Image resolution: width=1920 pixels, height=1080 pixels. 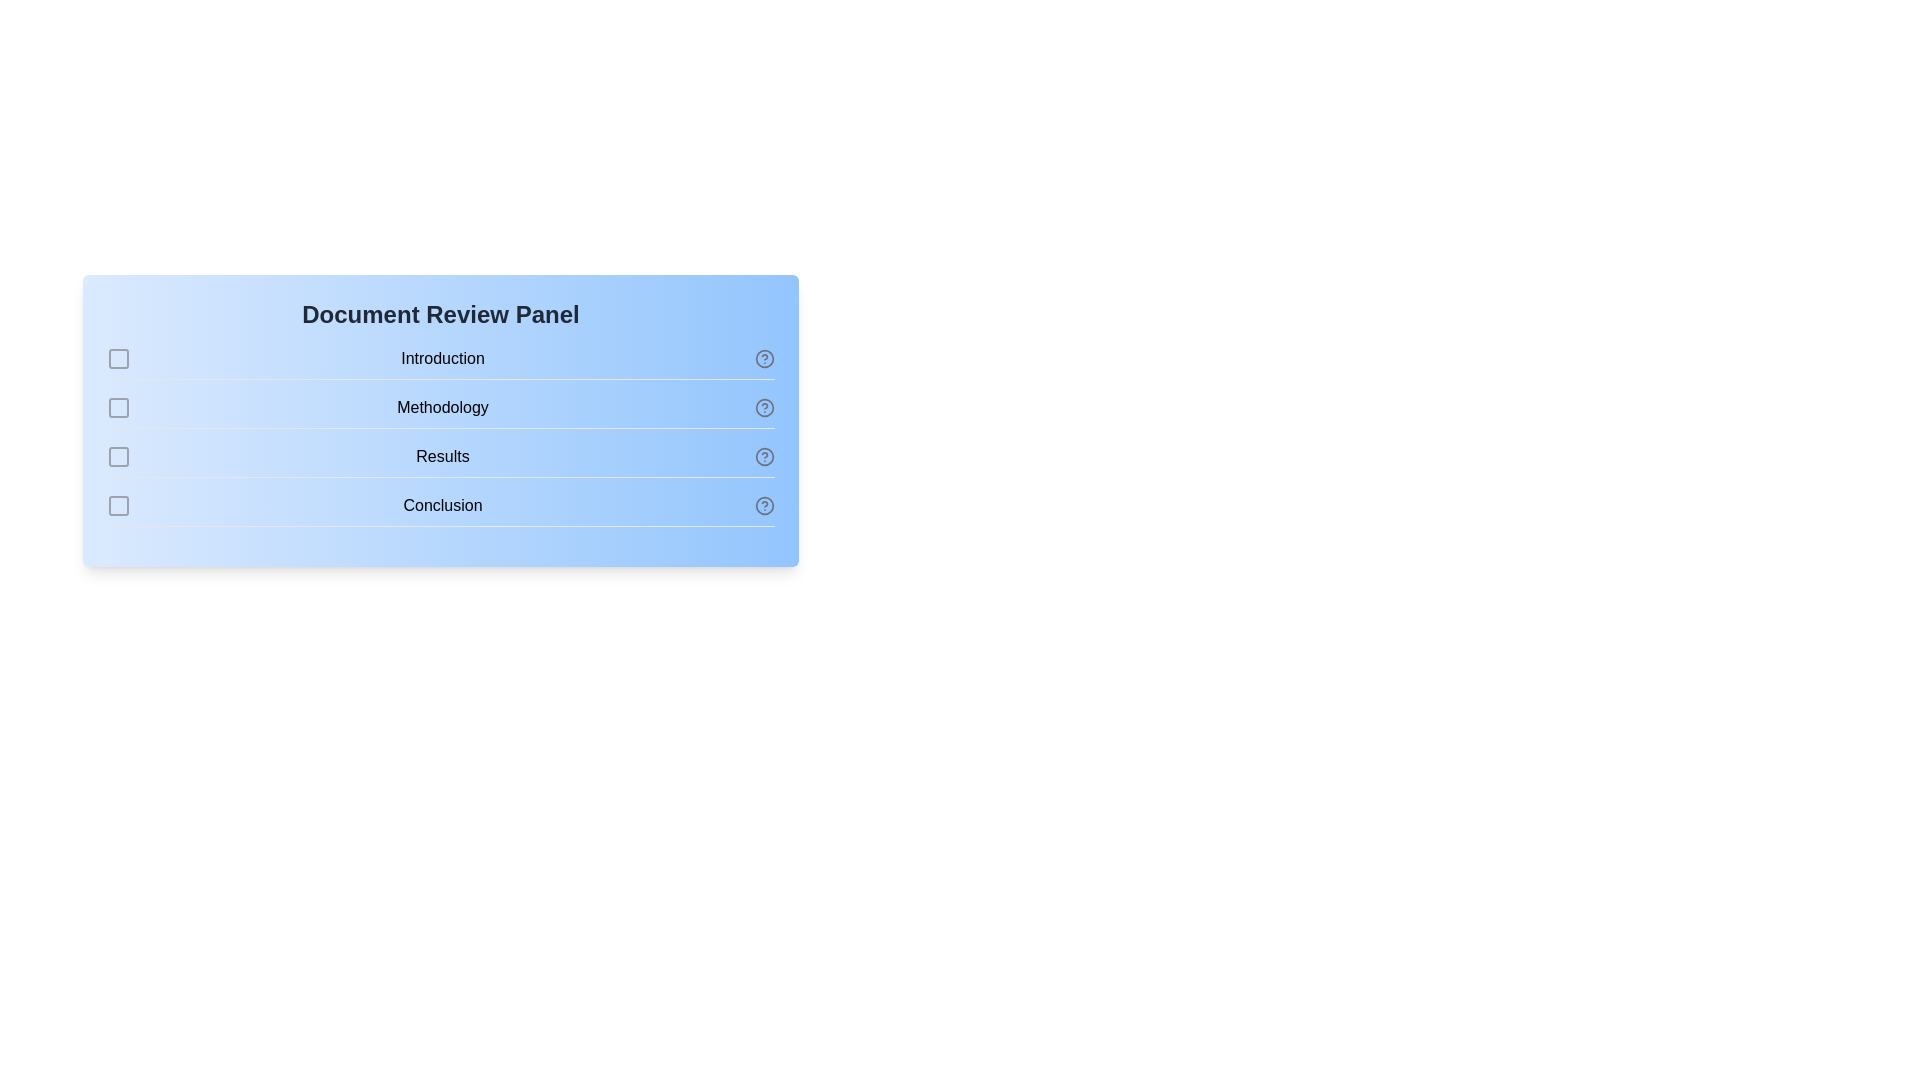 I want to click on the information icon for the Introduction section to view its tooltip, so click(x=763, y=357).